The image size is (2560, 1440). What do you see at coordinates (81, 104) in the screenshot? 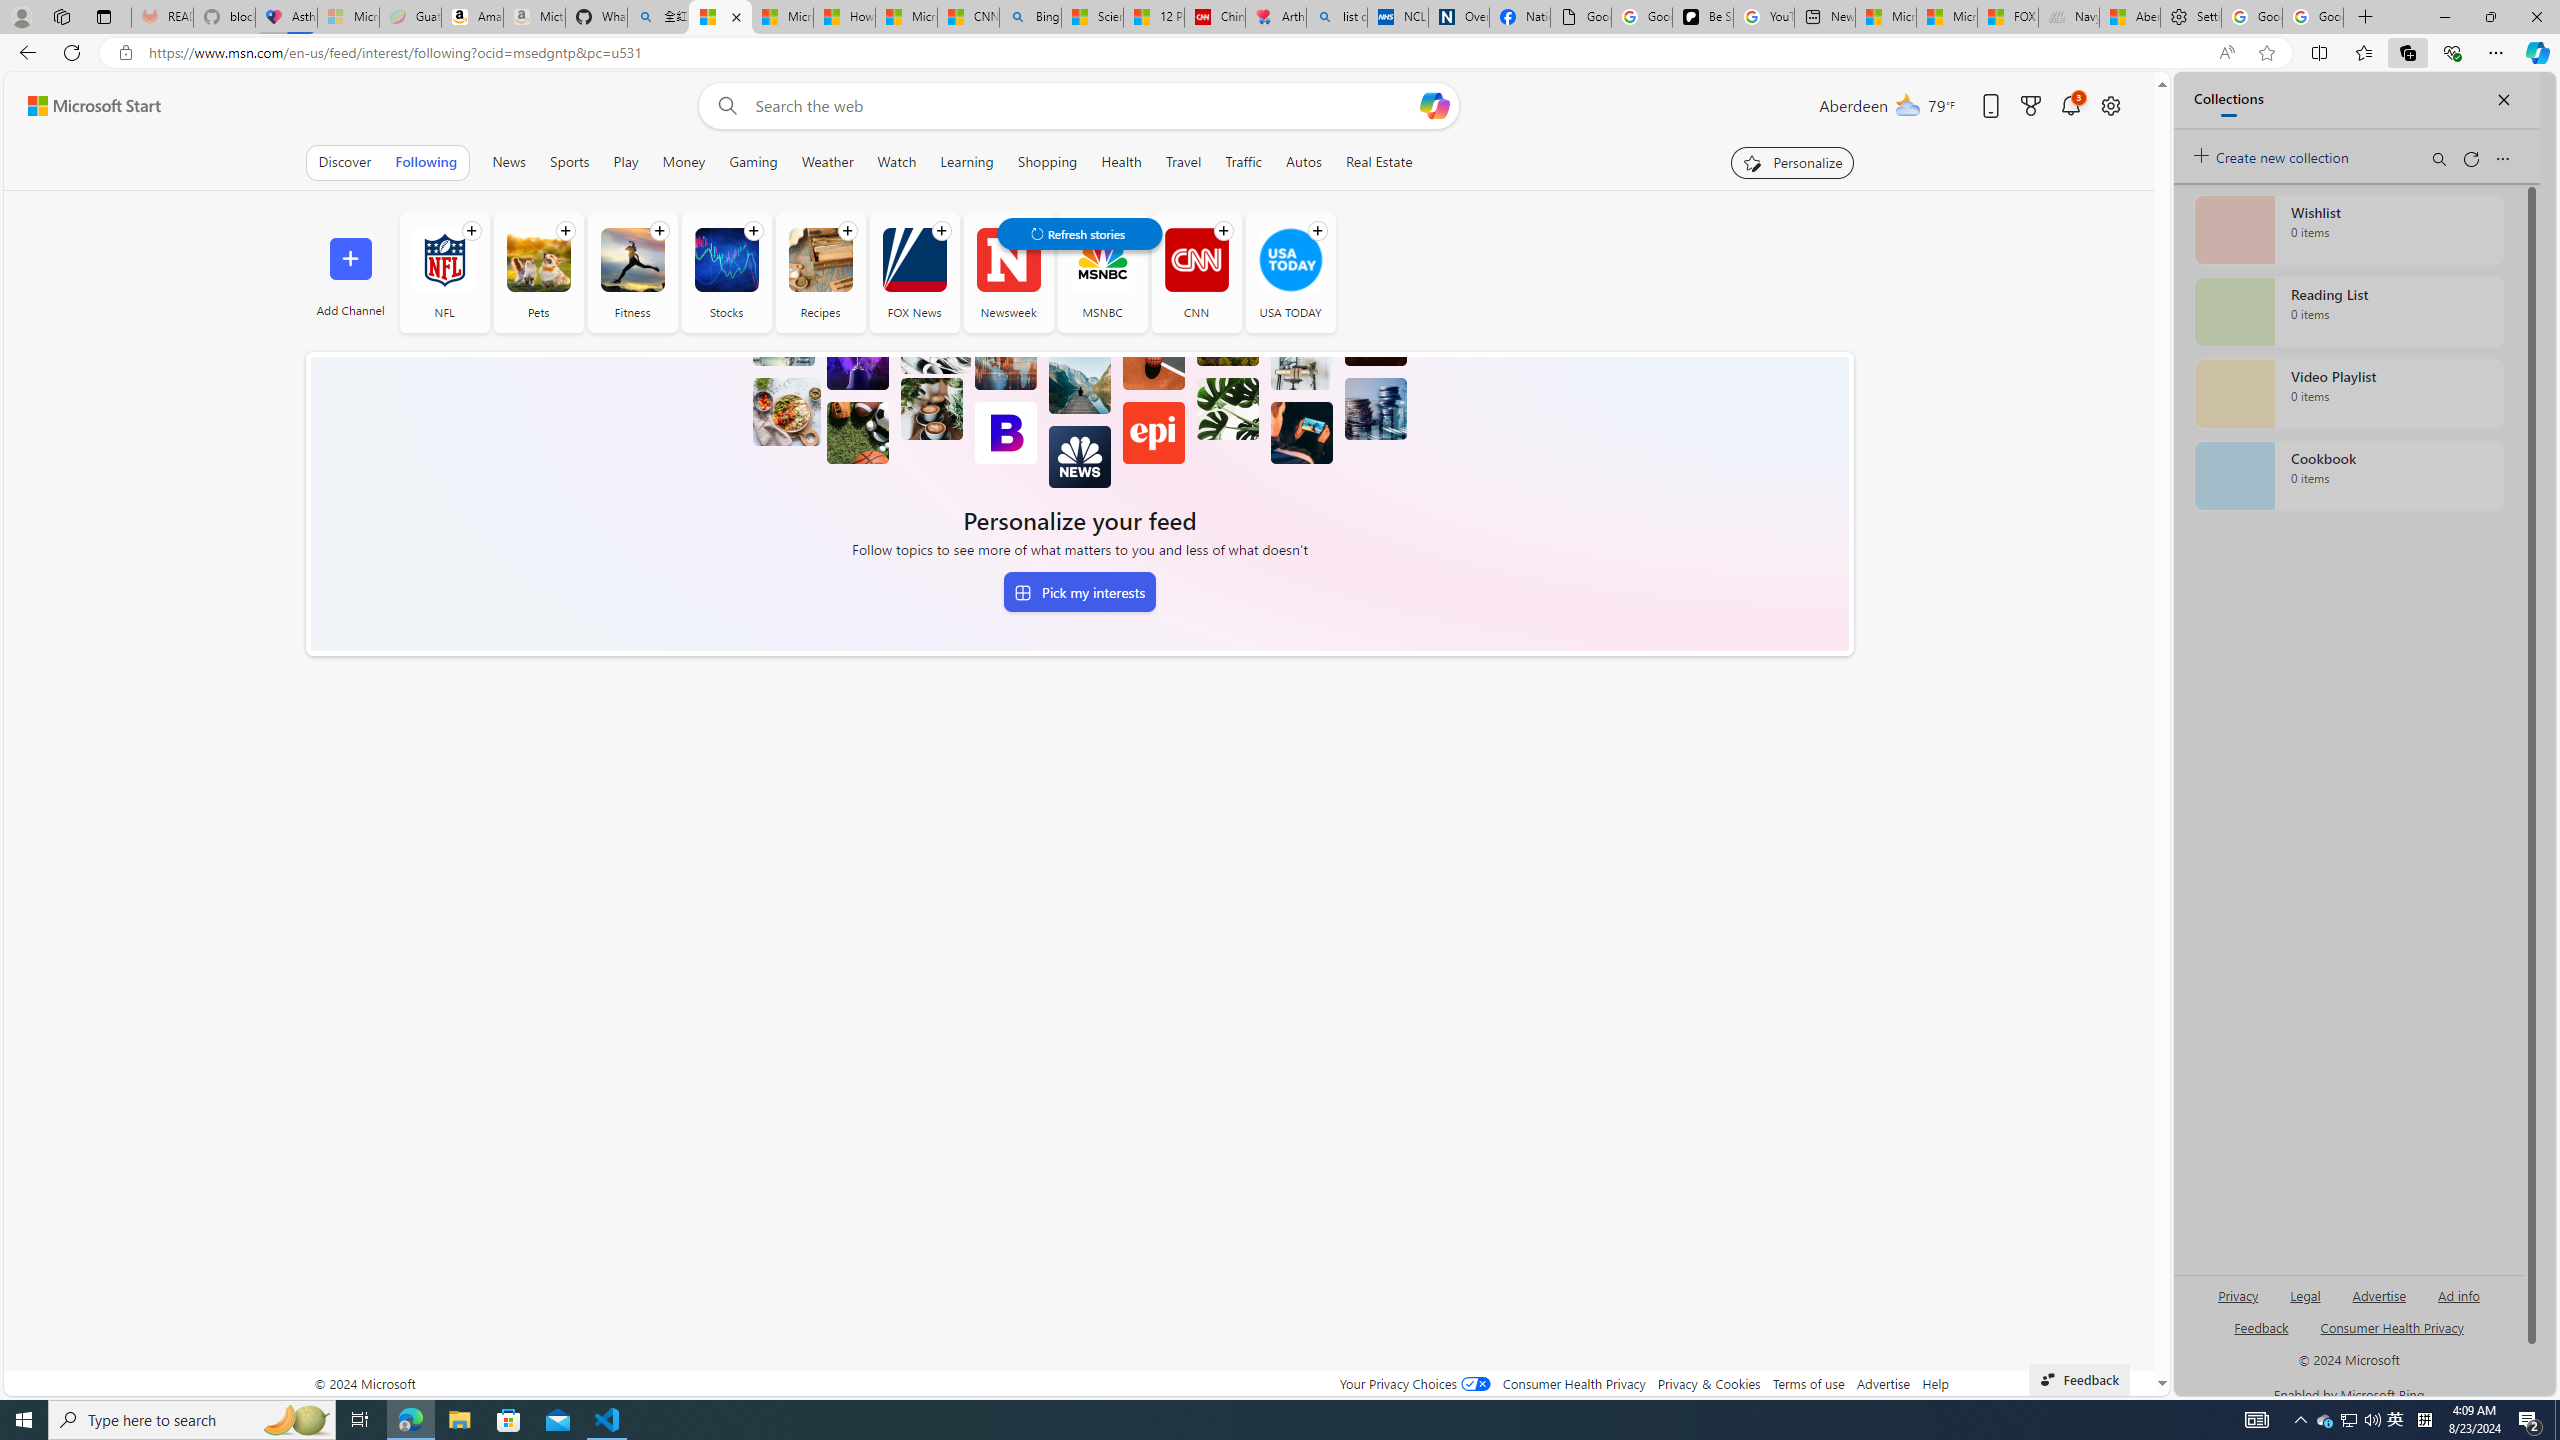
I see `'Skip to footer'` at bounding box center [81, 104].